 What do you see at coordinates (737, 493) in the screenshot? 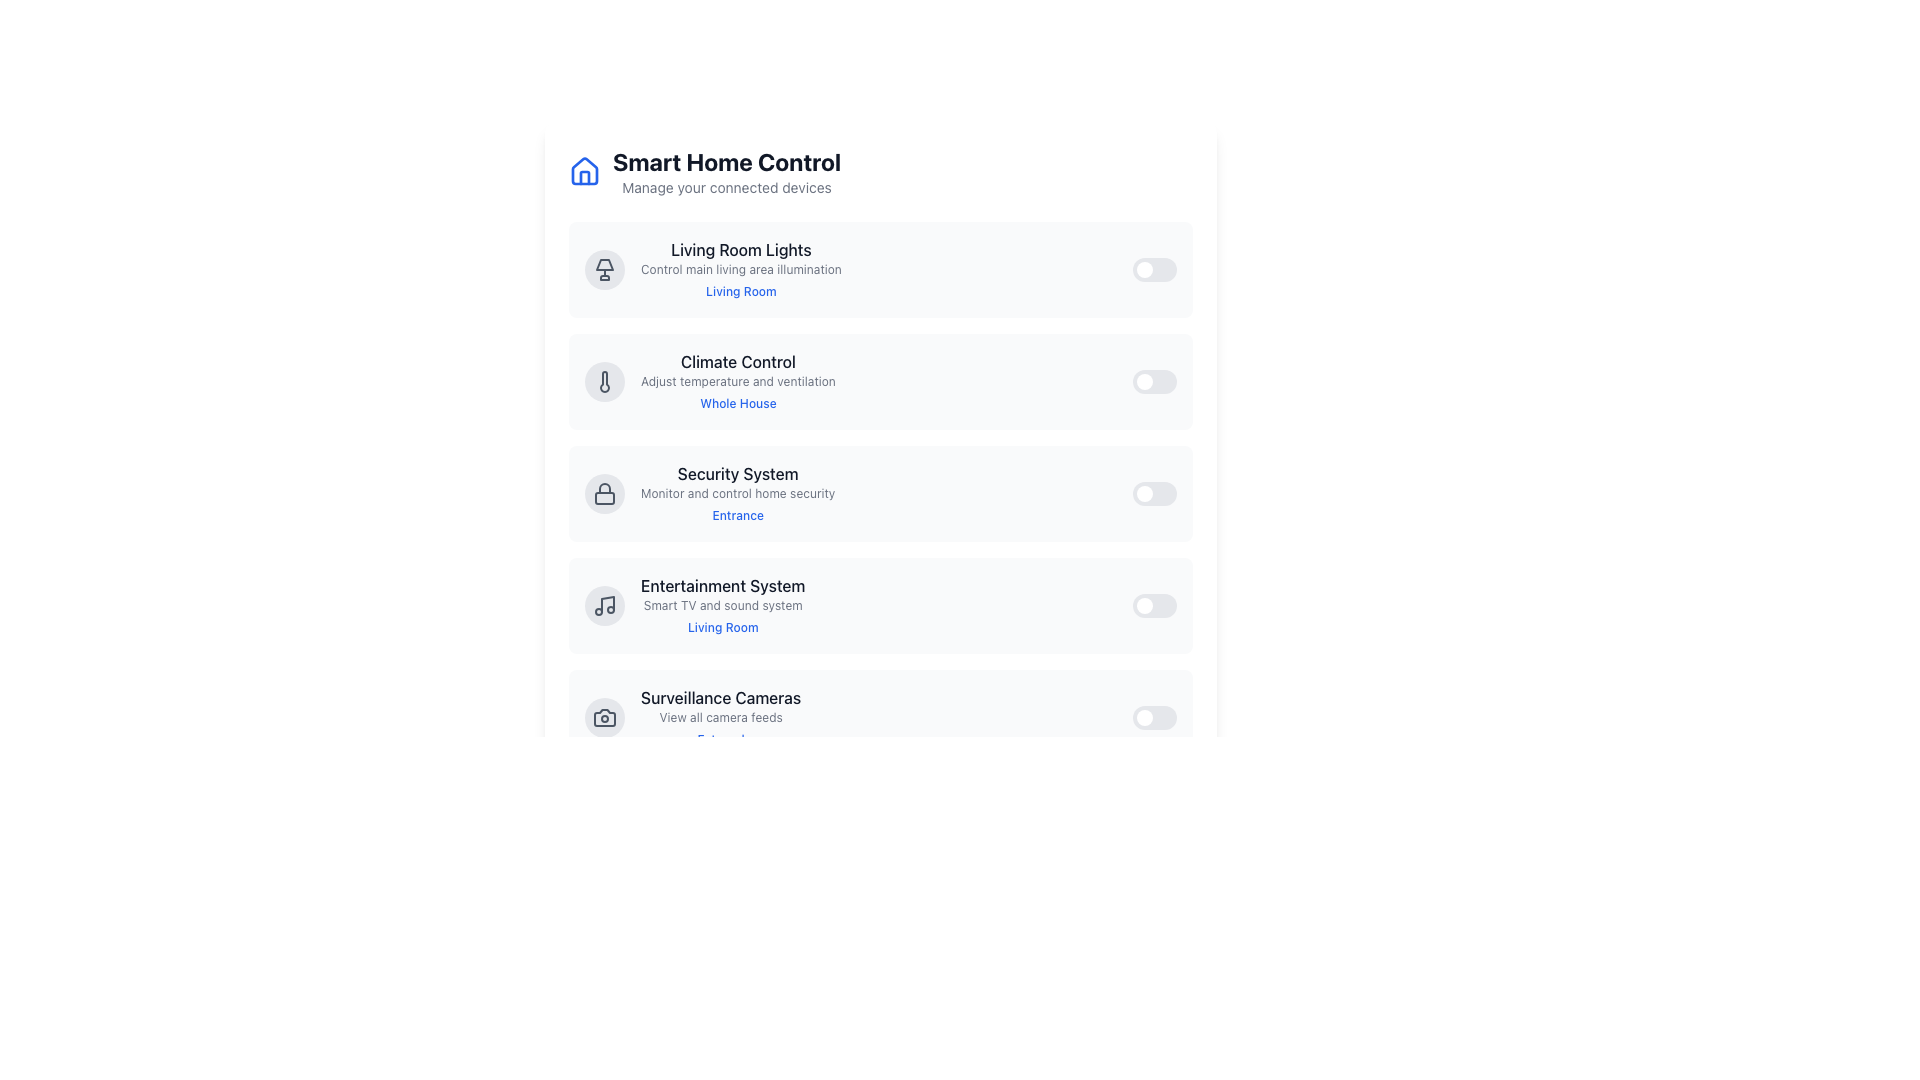
I see `the descriptive text label that provides information about the 'Security System' feature, which is located below the 'Security System' header and above the 'Entrance' text link` at bounding box center [737, 493].